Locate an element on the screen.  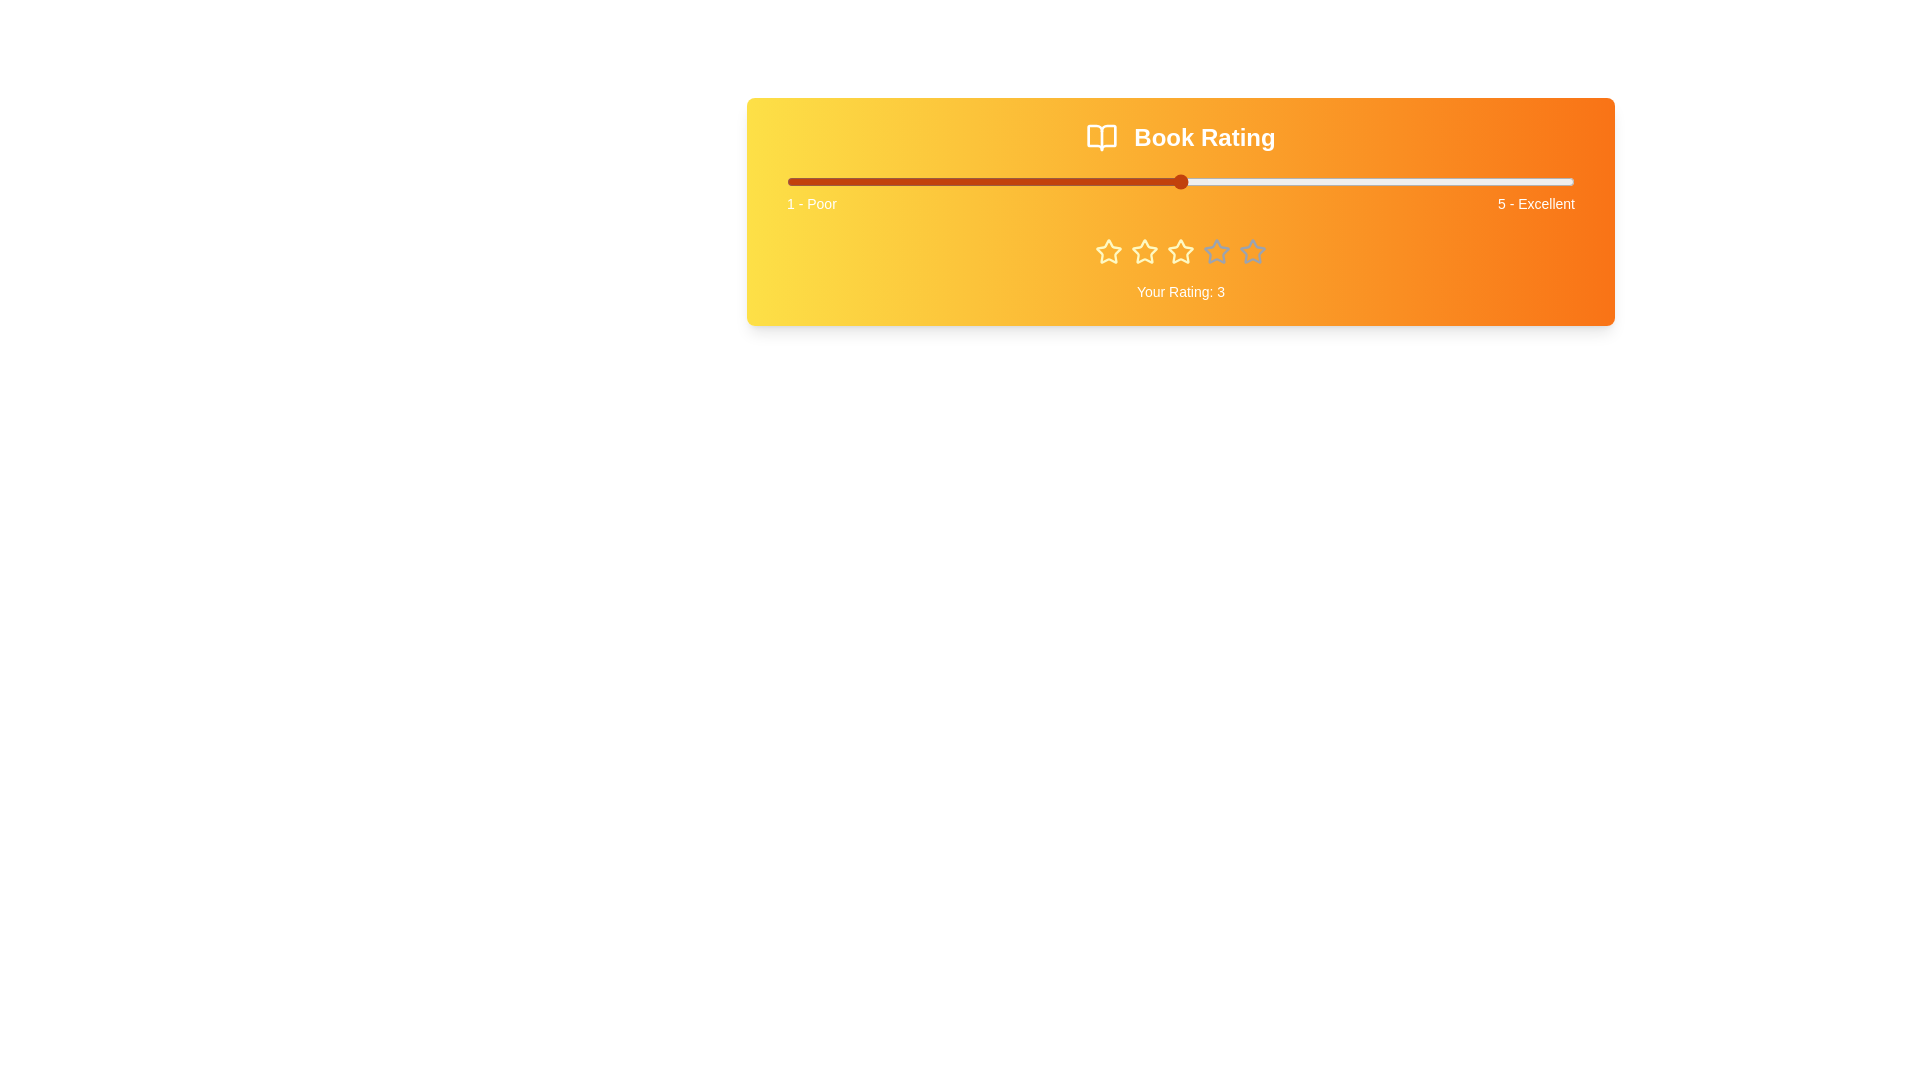
text from the label displaying '1 - Poor', which is styled in white on a yellow-to-orange gradient background, located at the top-left of the interface is located at coordinates (811, 204).